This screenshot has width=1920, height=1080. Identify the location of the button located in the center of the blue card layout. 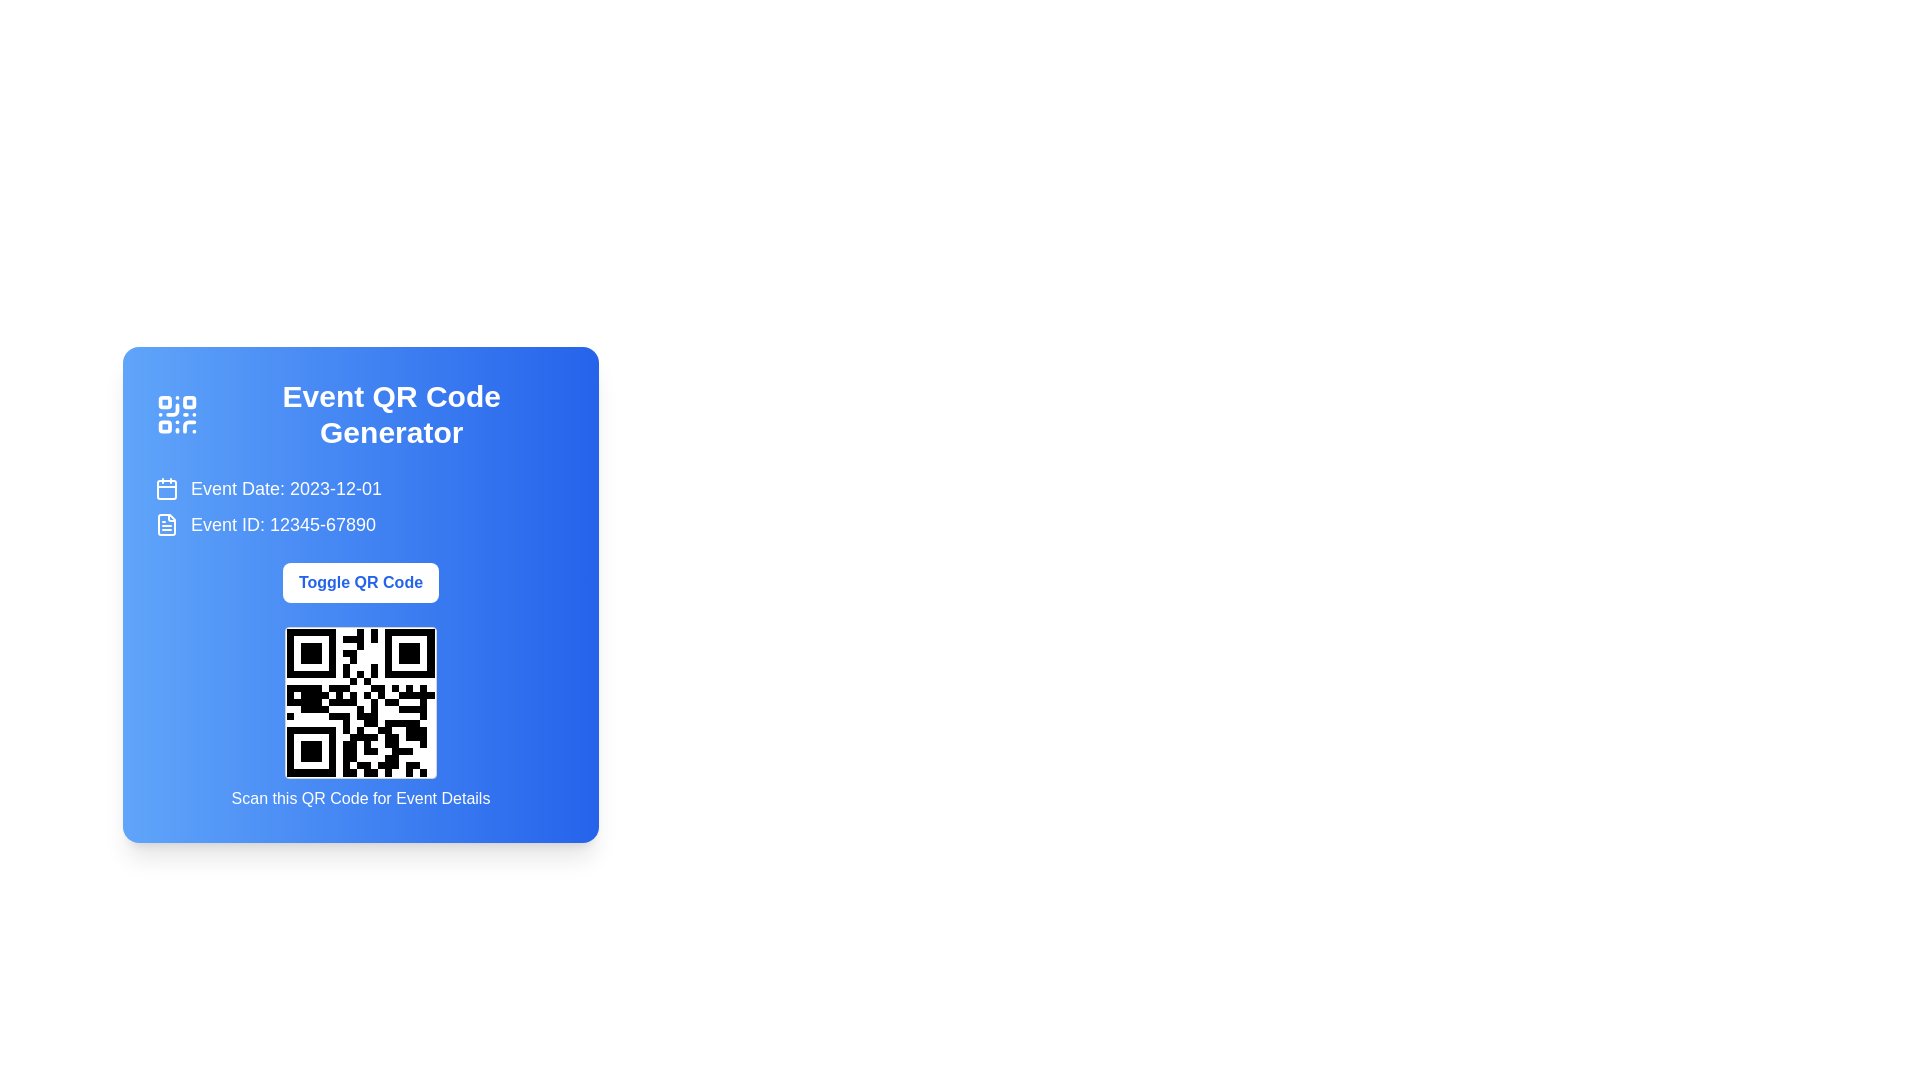
(360, 582).